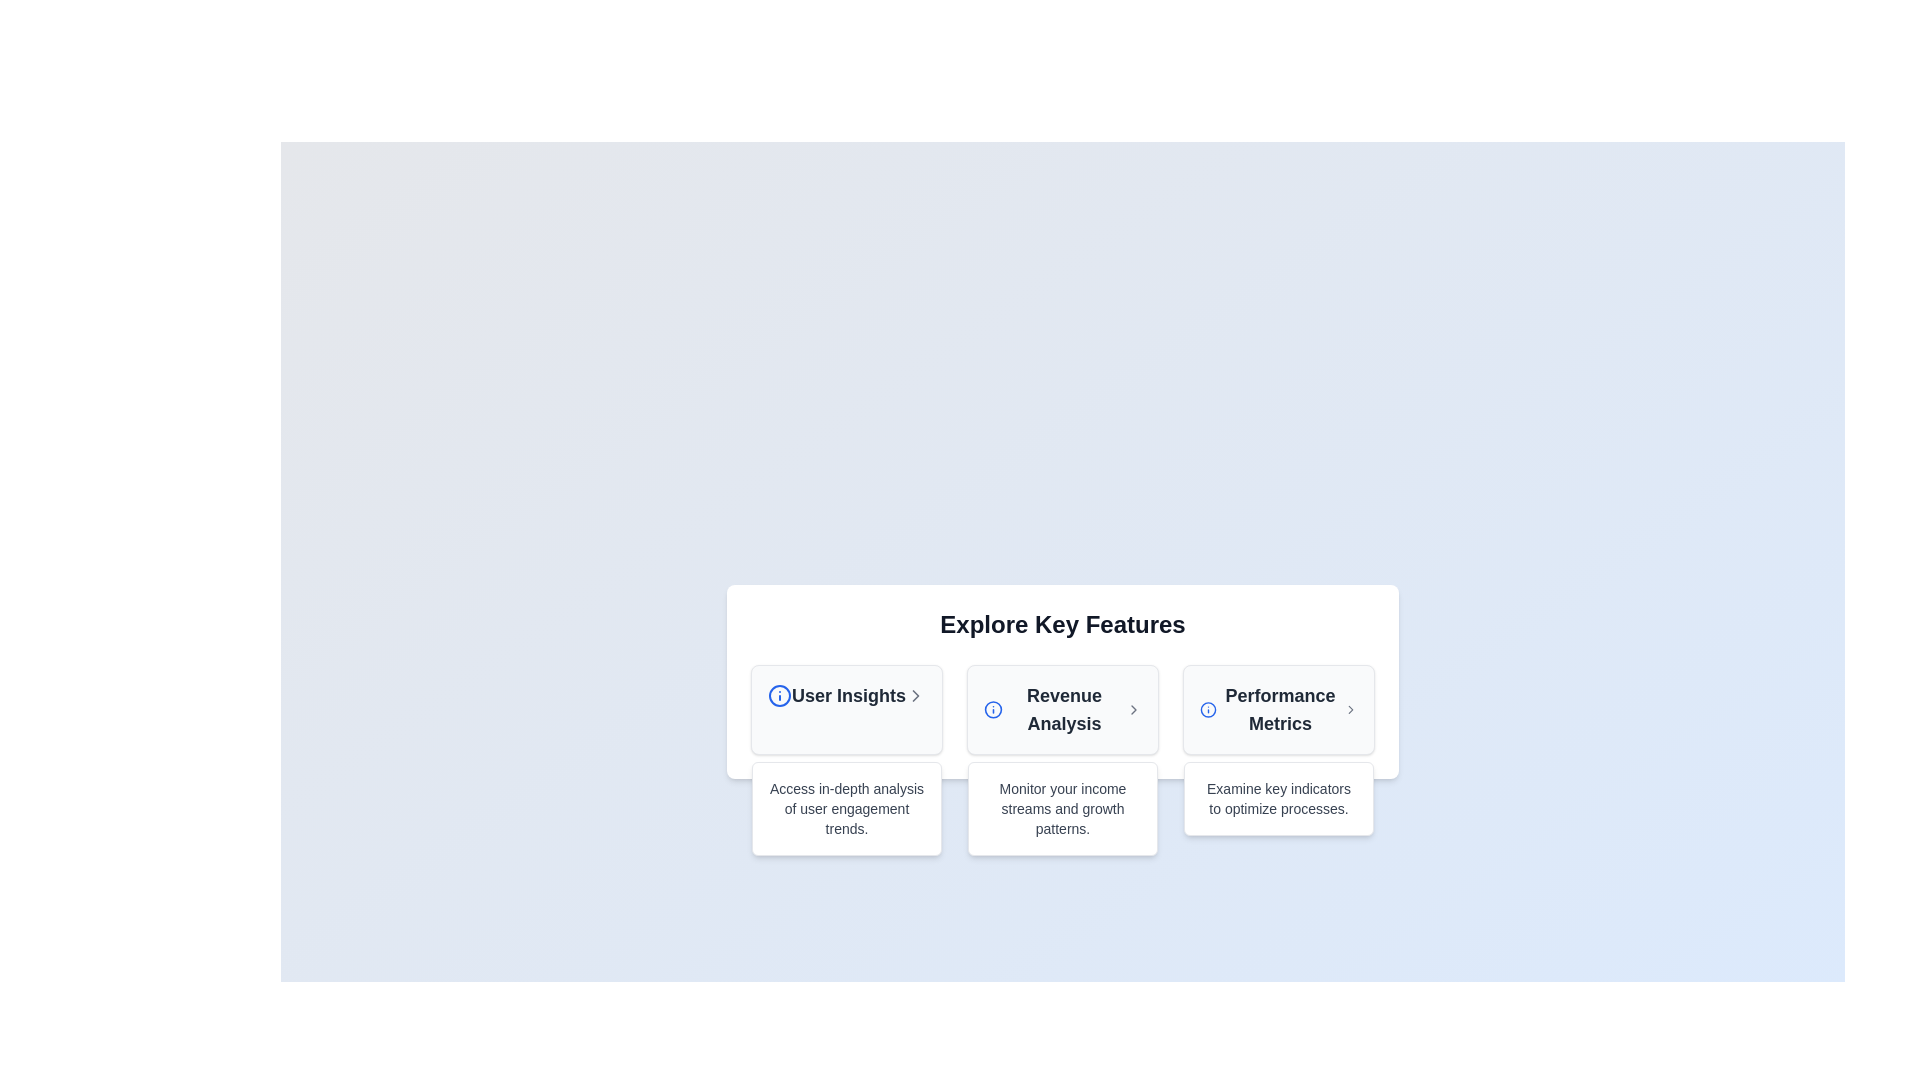  Describe the element at coordinates (846, 708) in the screenshot. I see `the 'User Insights' content card located at the top-left corner of the grid under 'Explore Key Features'` at that location.